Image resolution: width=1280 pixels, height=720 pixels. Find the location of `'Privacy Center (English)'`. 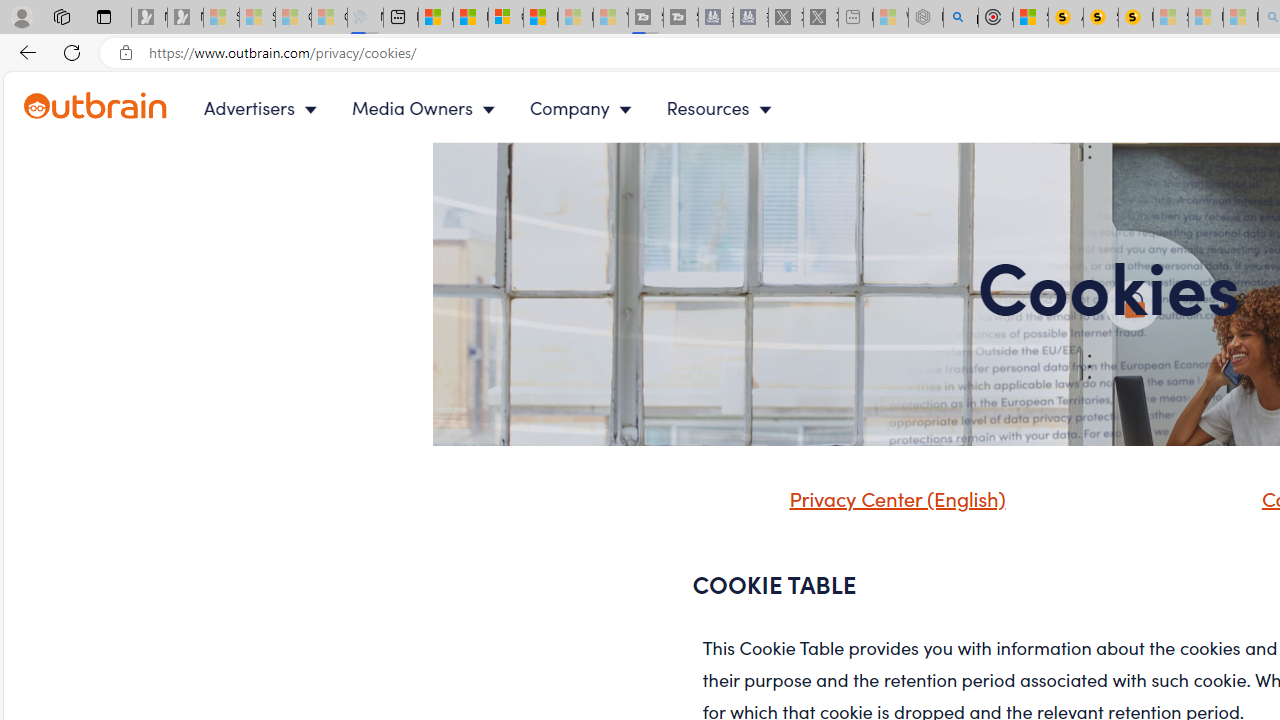

'Privacy Center (English)' is located at coordinates (872, 504).